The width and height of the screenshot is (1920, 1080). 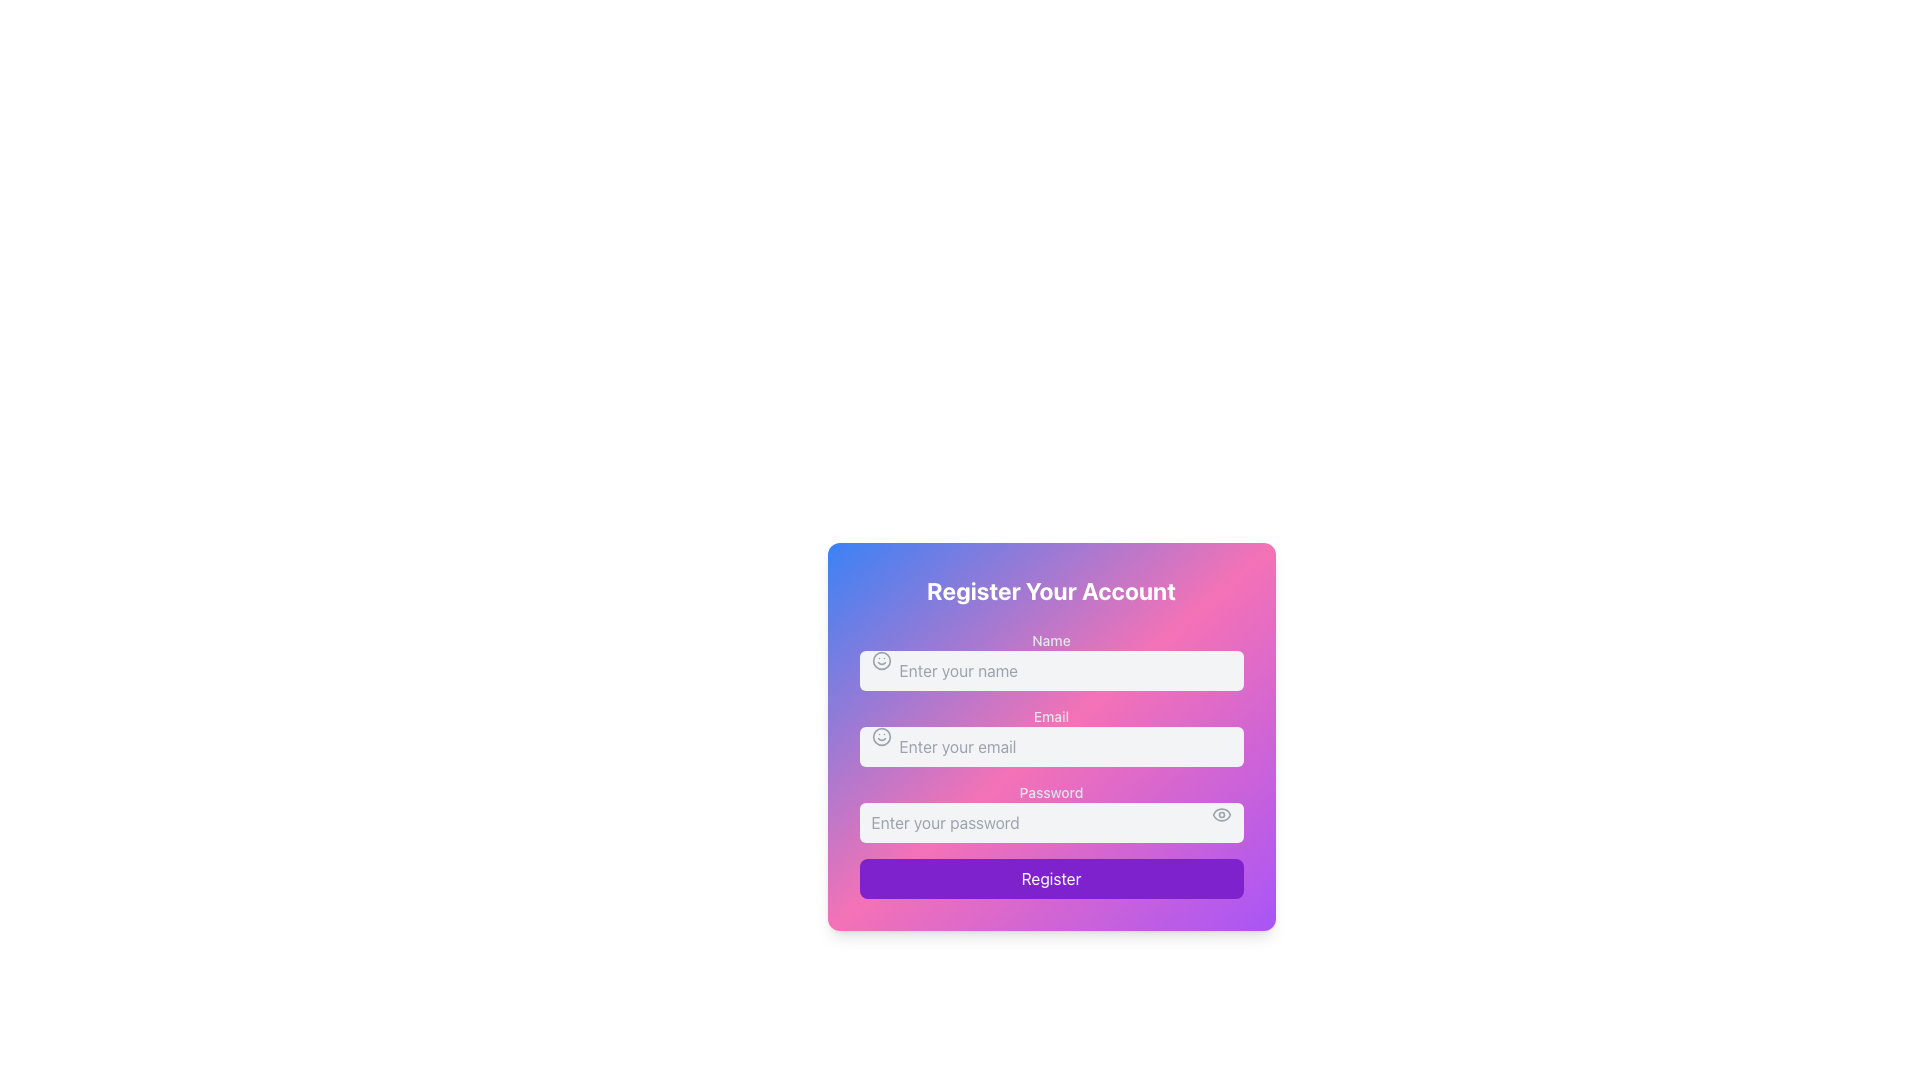 I want to click on the 'Password' label, which is a small, bold gray text positioned above the password input field within a form structure, so click(x=1050, y=792).